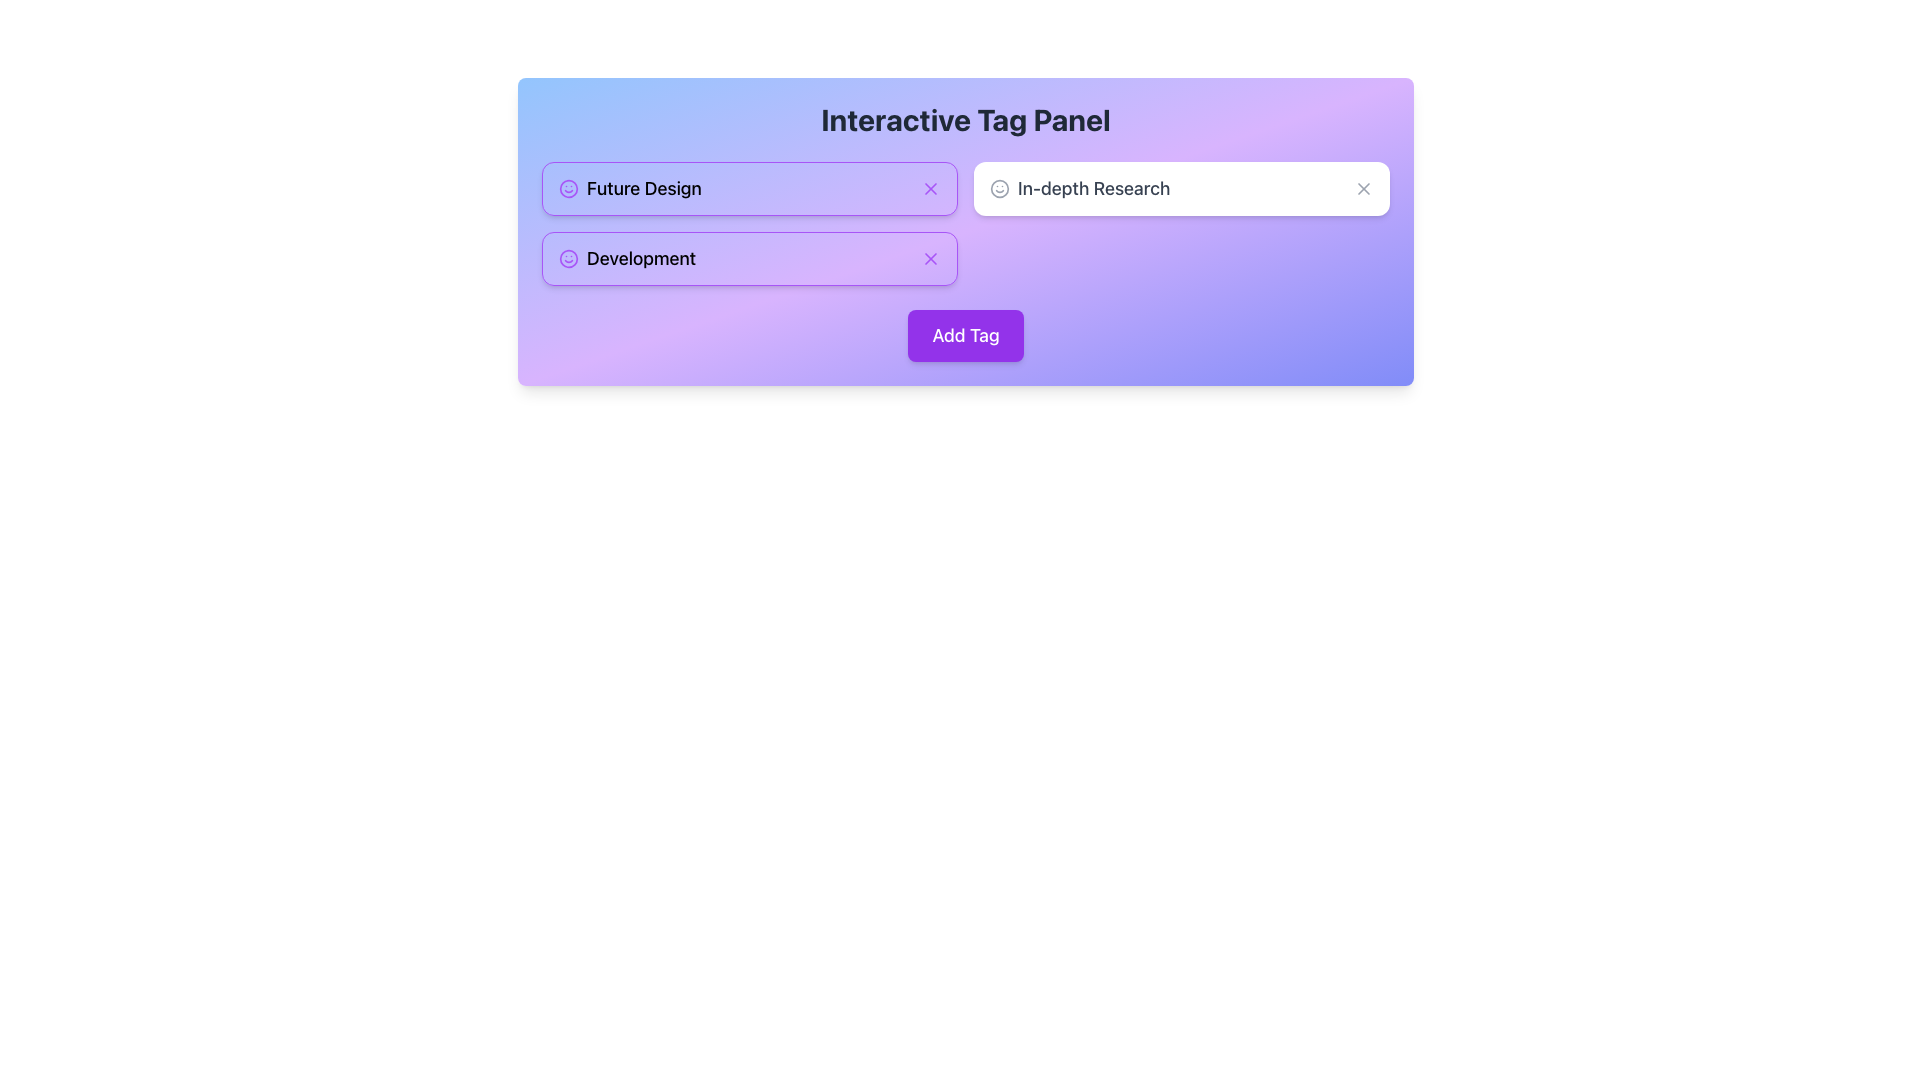 This screenshot has height=1080, width=1920. What do you see at coordinates (1079, 189) in the screenshot?
I see `the Text Label with Icon that indicates a category or classification, located in the top-right section of a horizontally arranged layout adjacent to 'Future Design' and 'Development' tags` at bounding box center [1079, 189].